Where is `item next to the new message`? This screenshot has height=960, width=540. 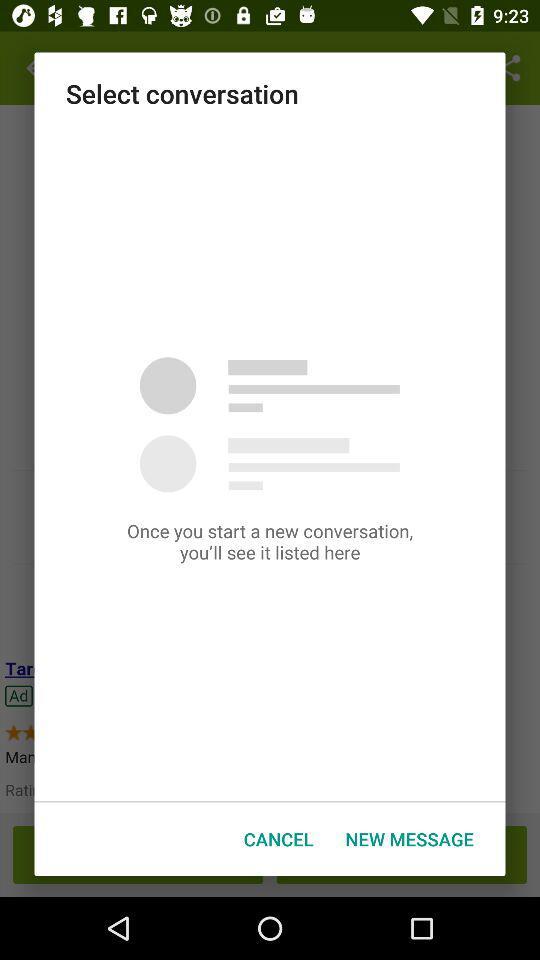
item next to the new message is located at coordinates (277, 839).